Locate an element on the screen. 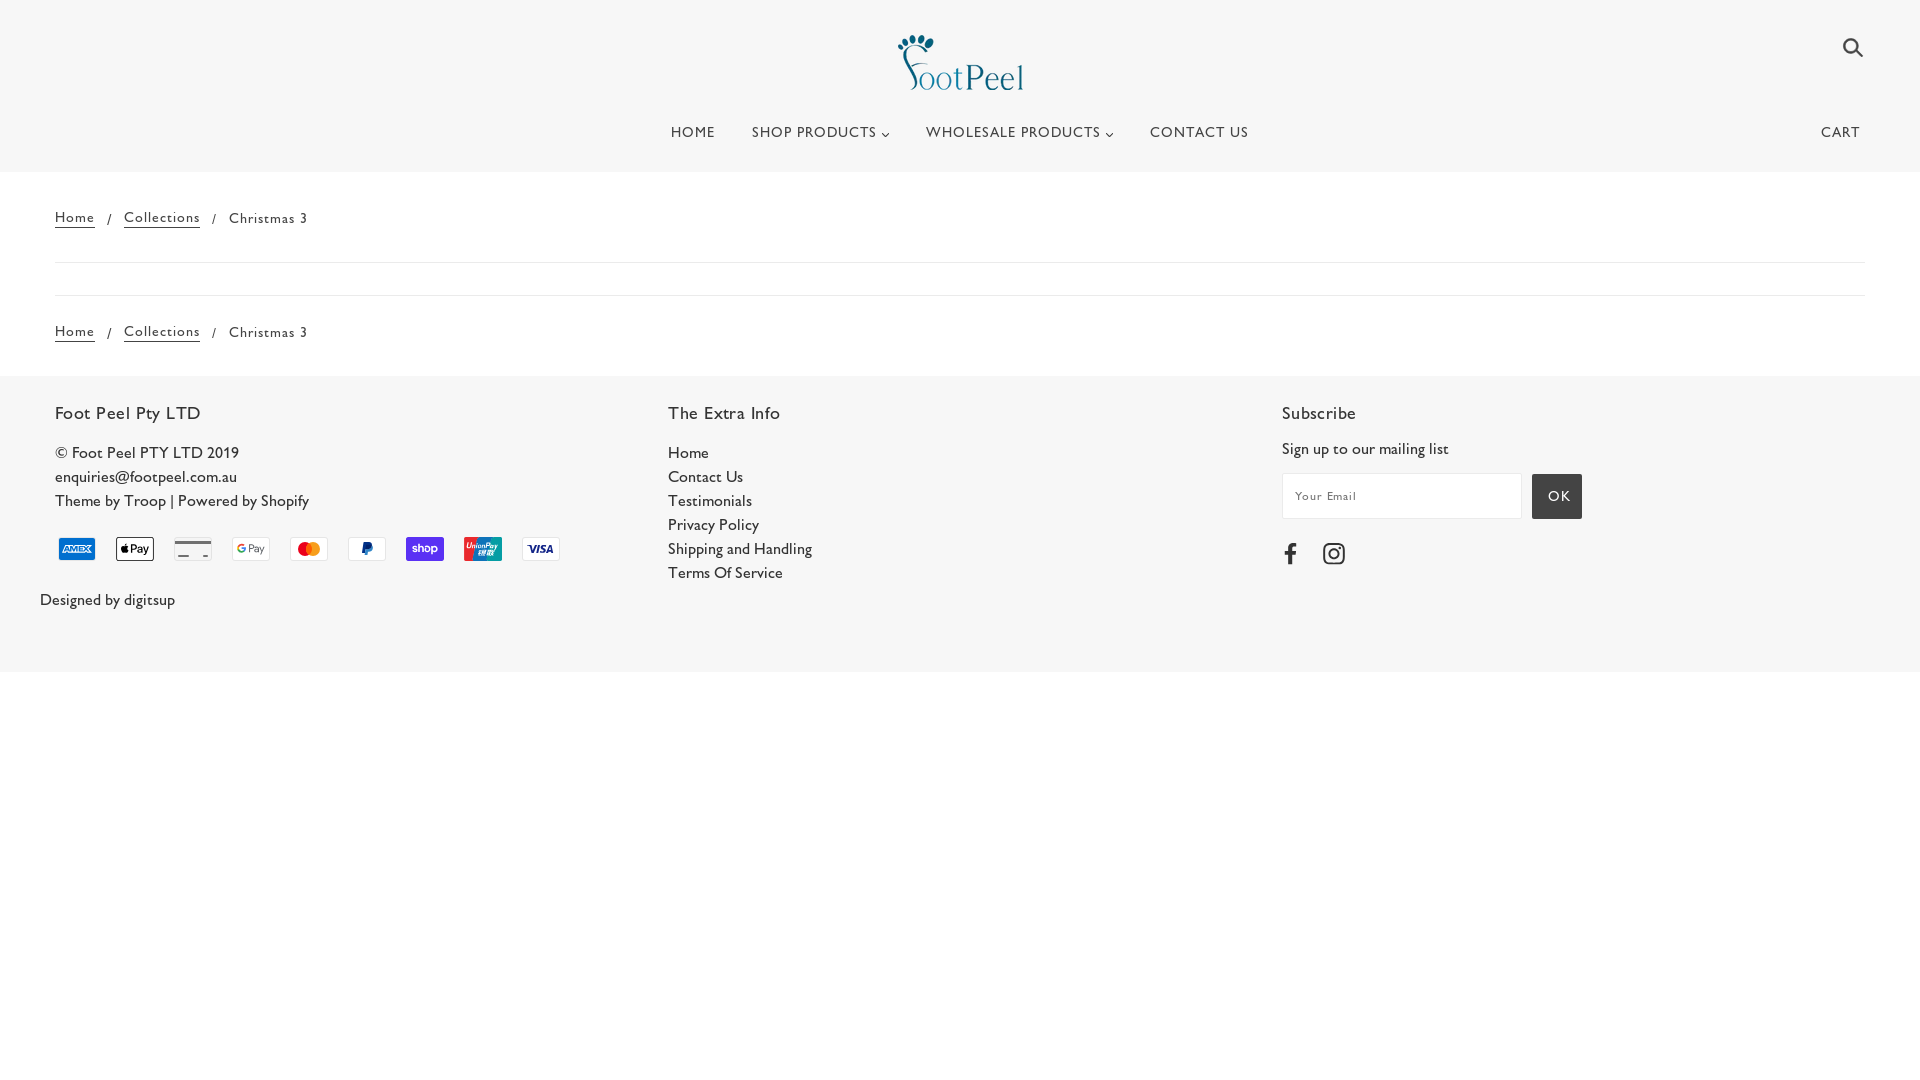  'Shipping and Handling' is located at coordinates (738, 548).